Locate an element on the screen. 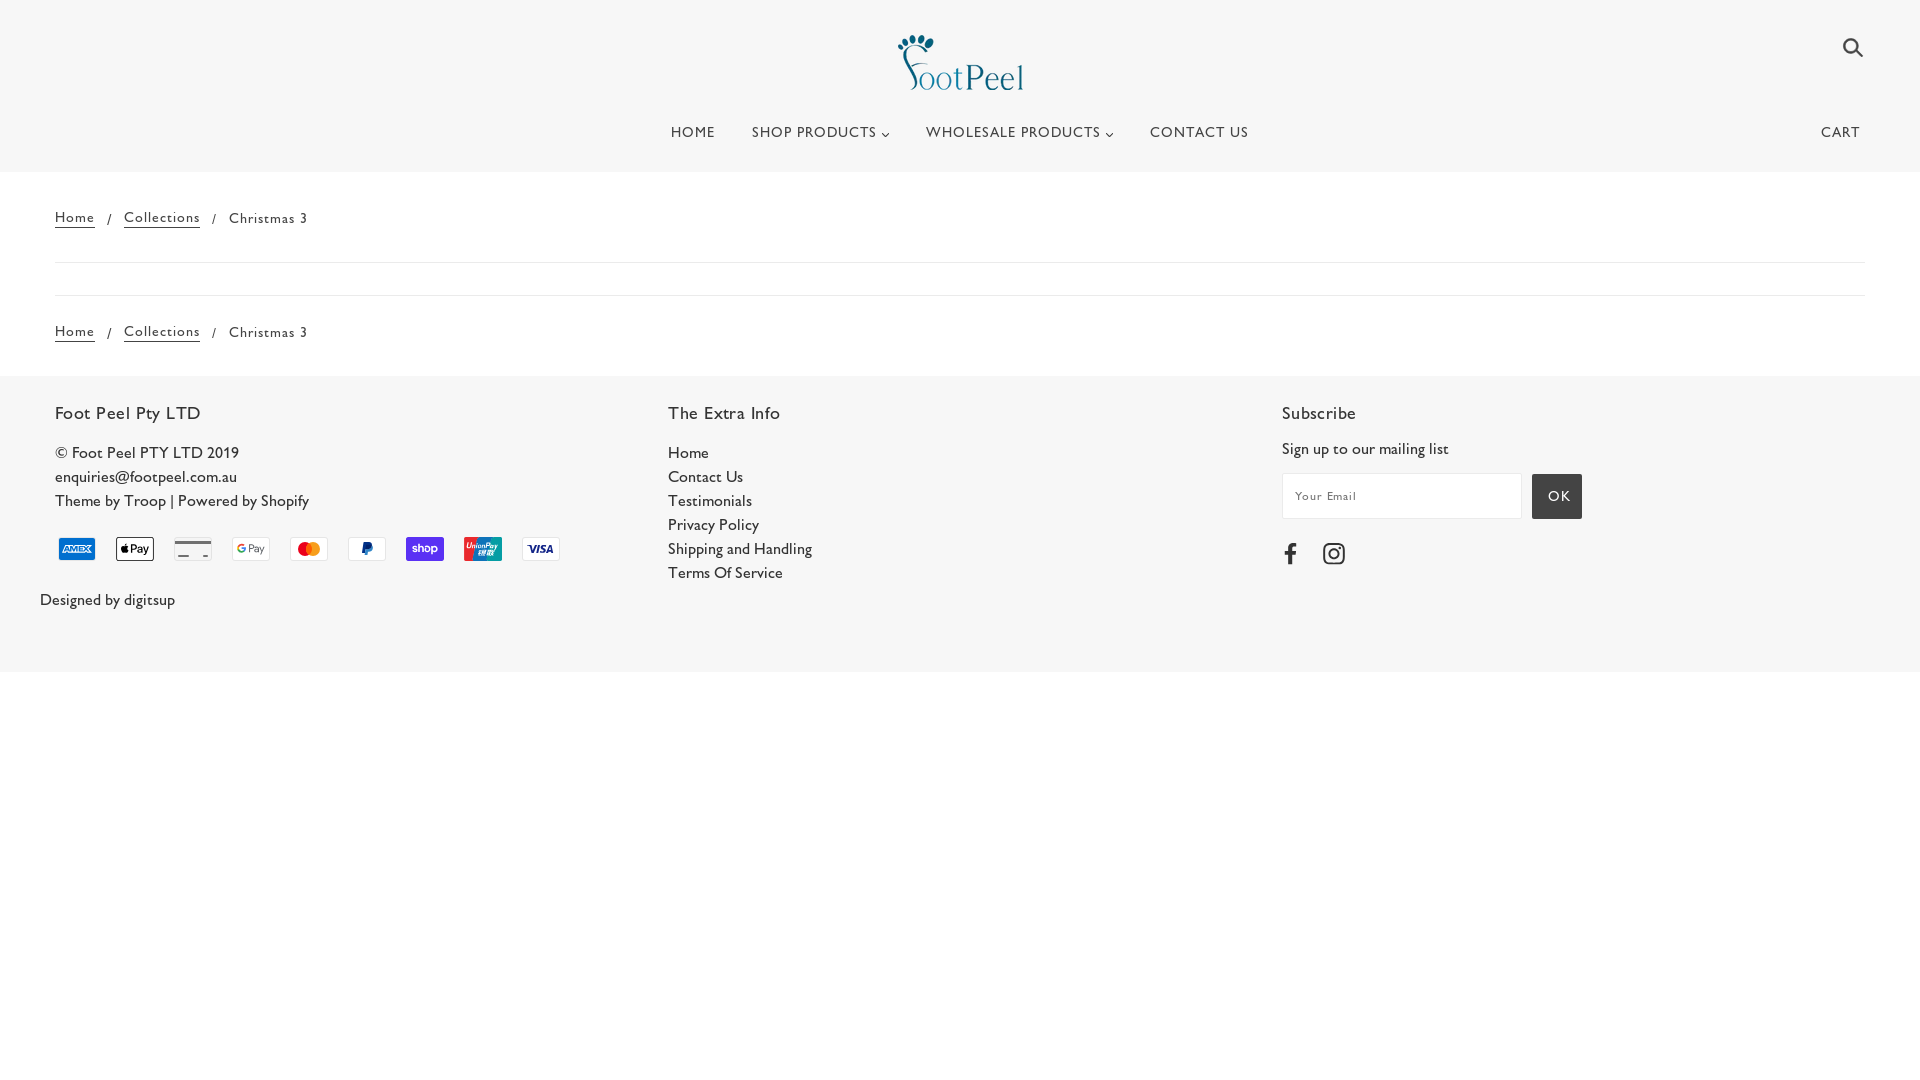  'Shipping and Handling' is located at coordinates (738, 548).